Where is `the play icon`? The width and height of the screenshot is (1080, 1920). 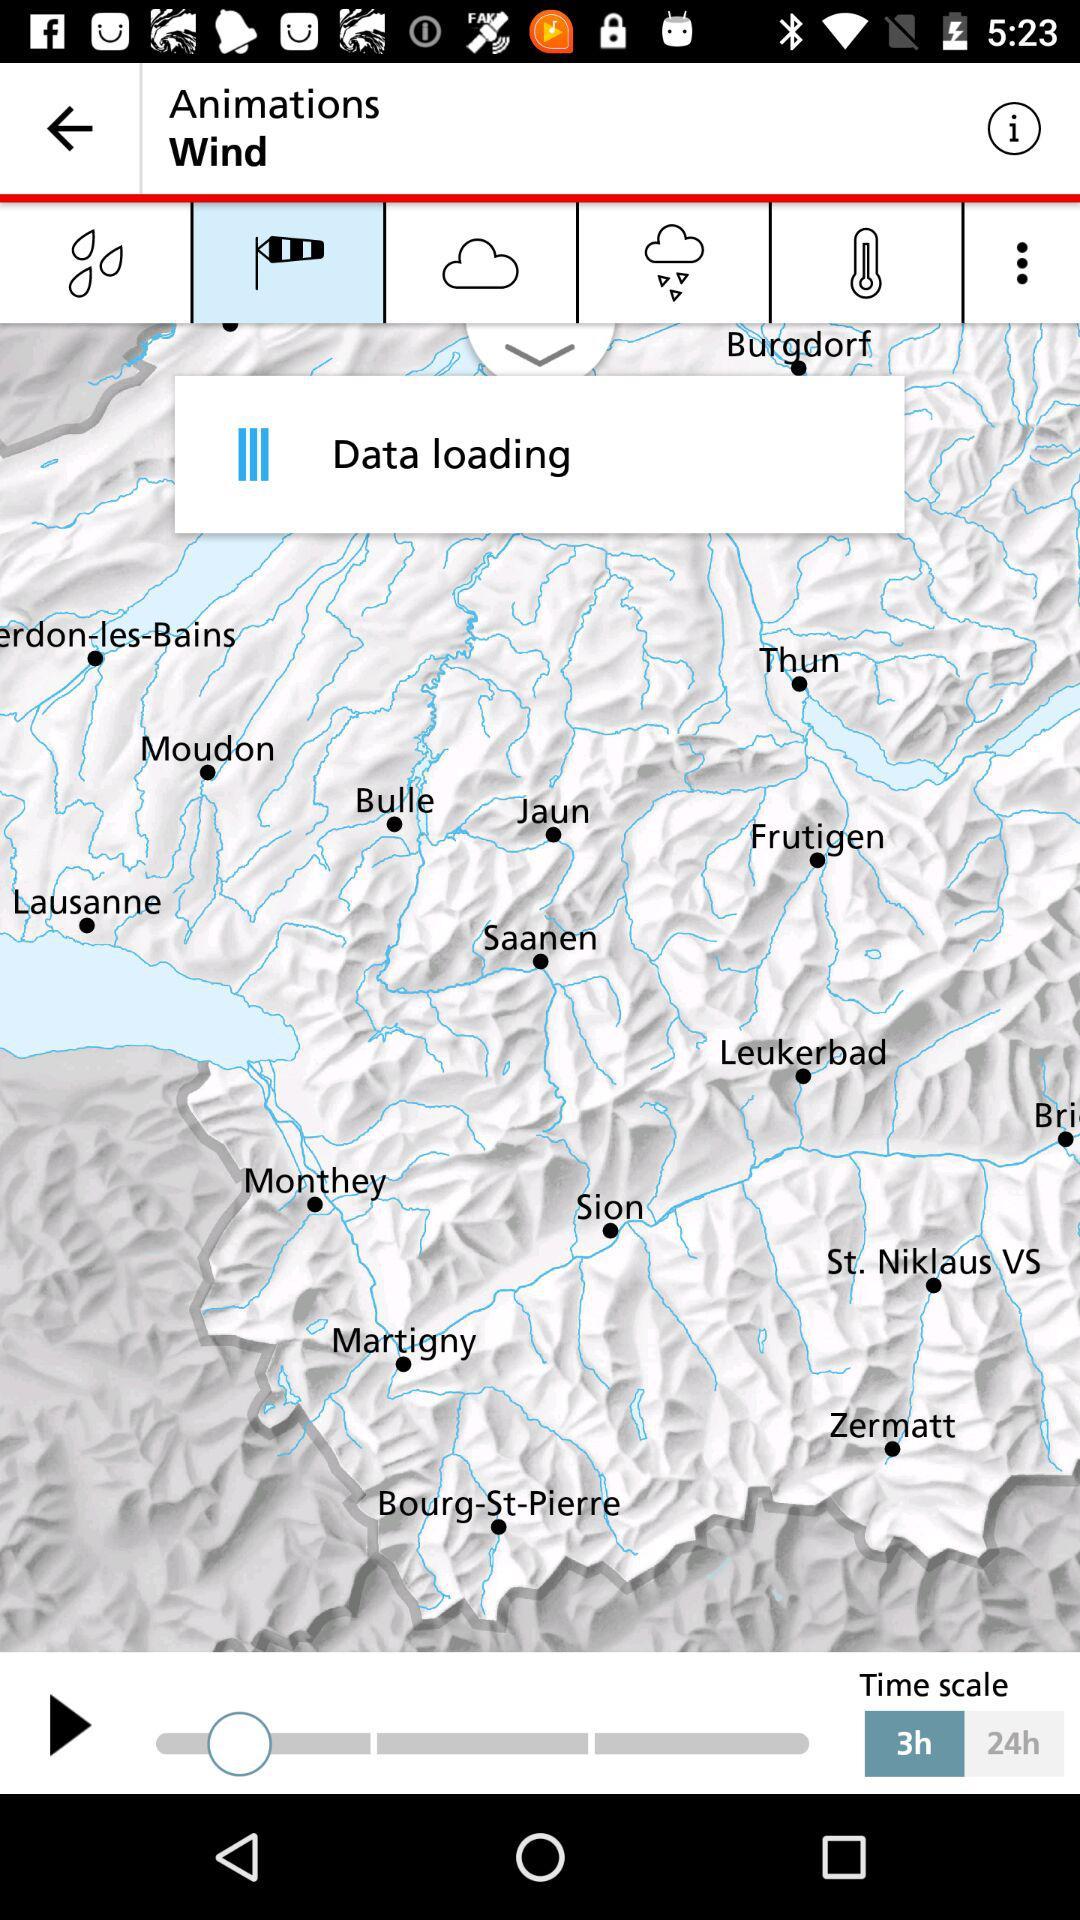
the play icon is located at coordinates (69, 1723).